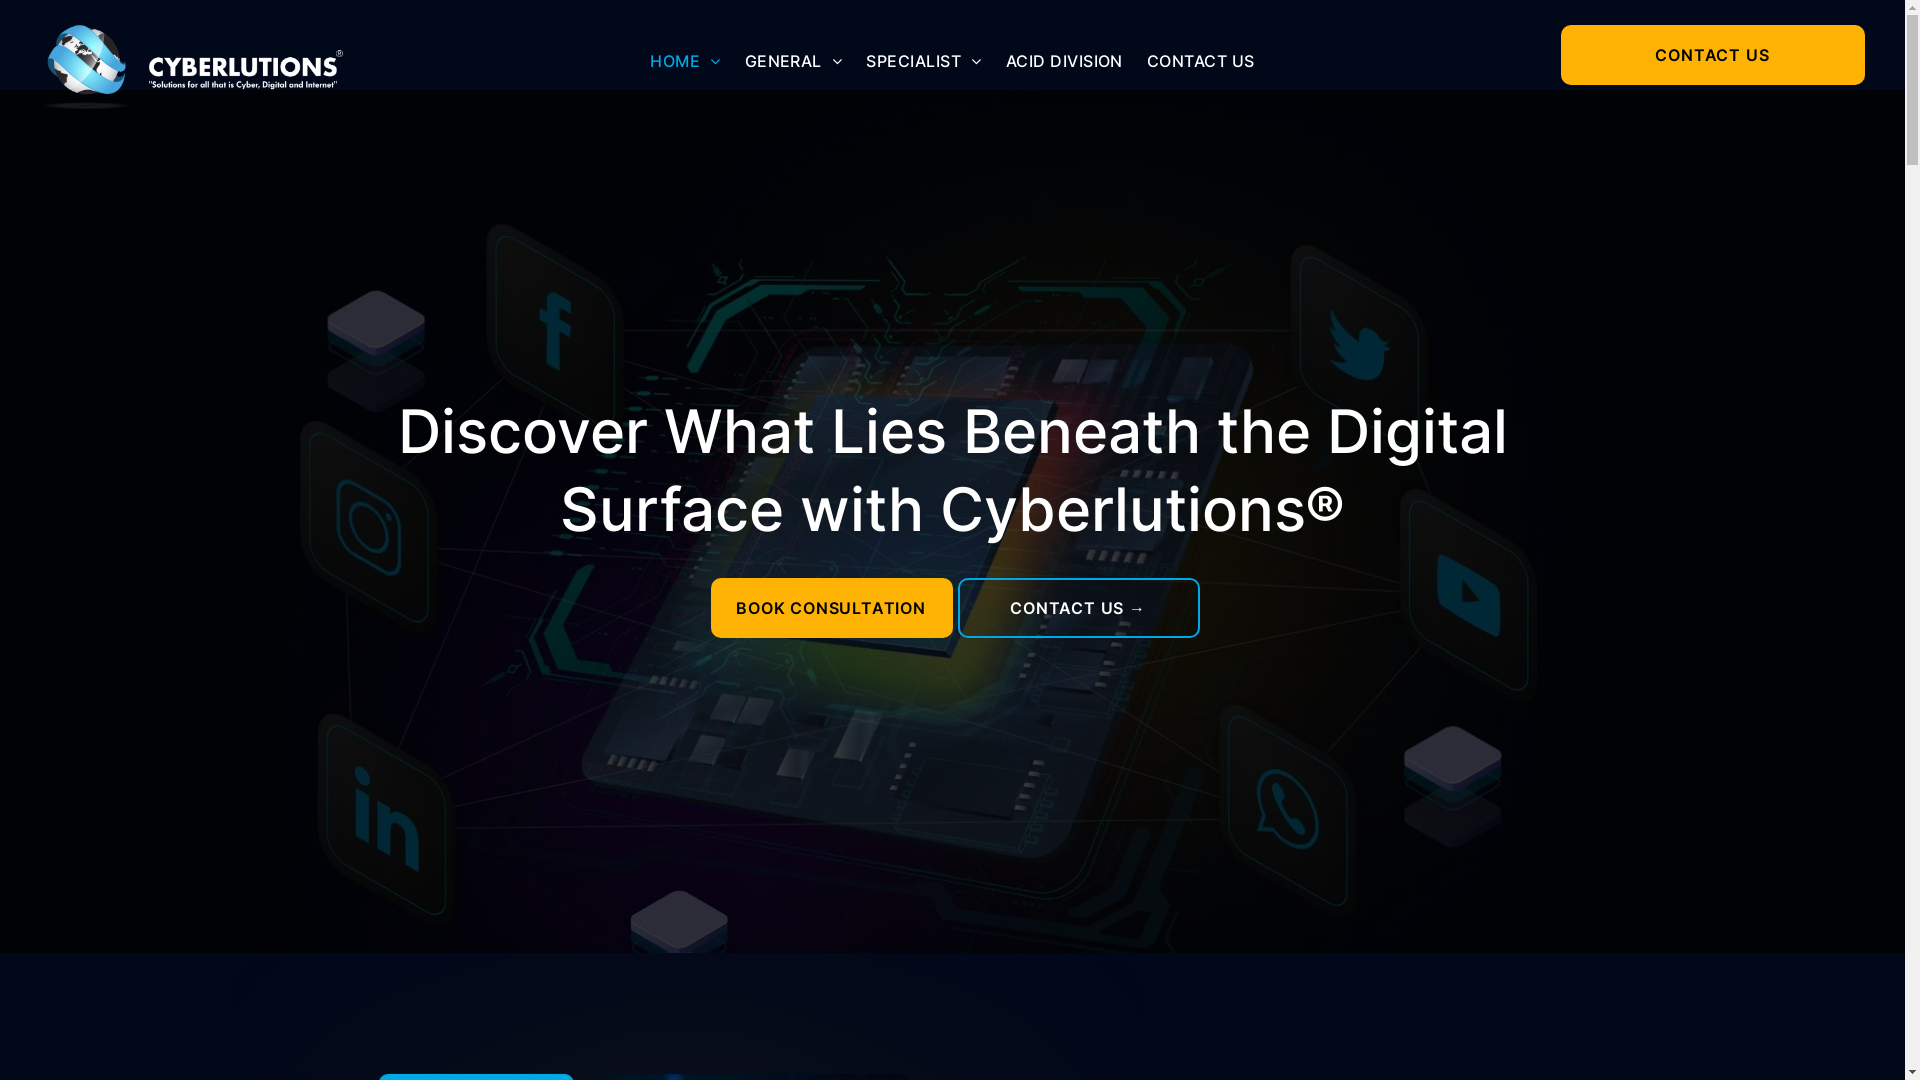 This screenshot has height=1080, width=1920. What do you see at coordinates (1712, 53) in the screenshot?
I see `'CONTACT US'` at bounding box center [1712, 53].